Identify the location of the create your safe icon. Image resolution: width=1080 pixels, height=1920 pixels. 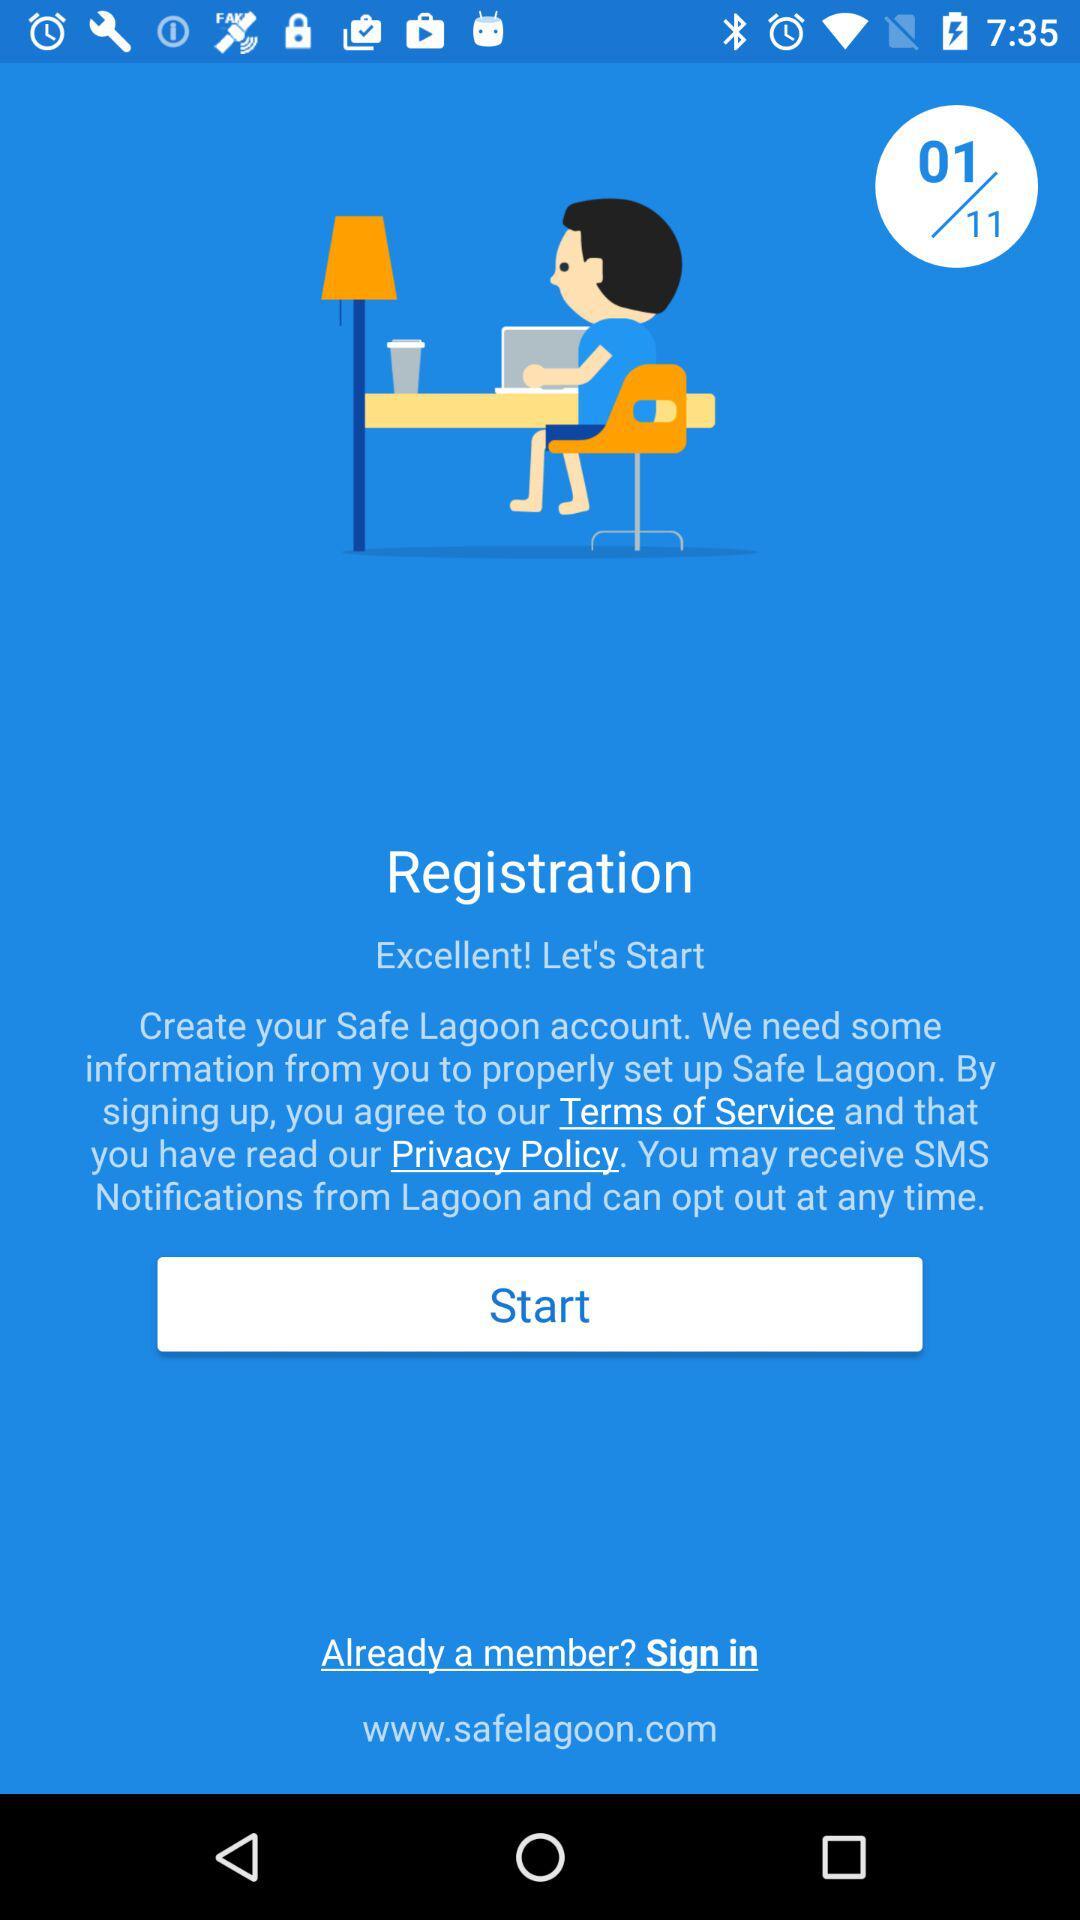
(540, 1108).